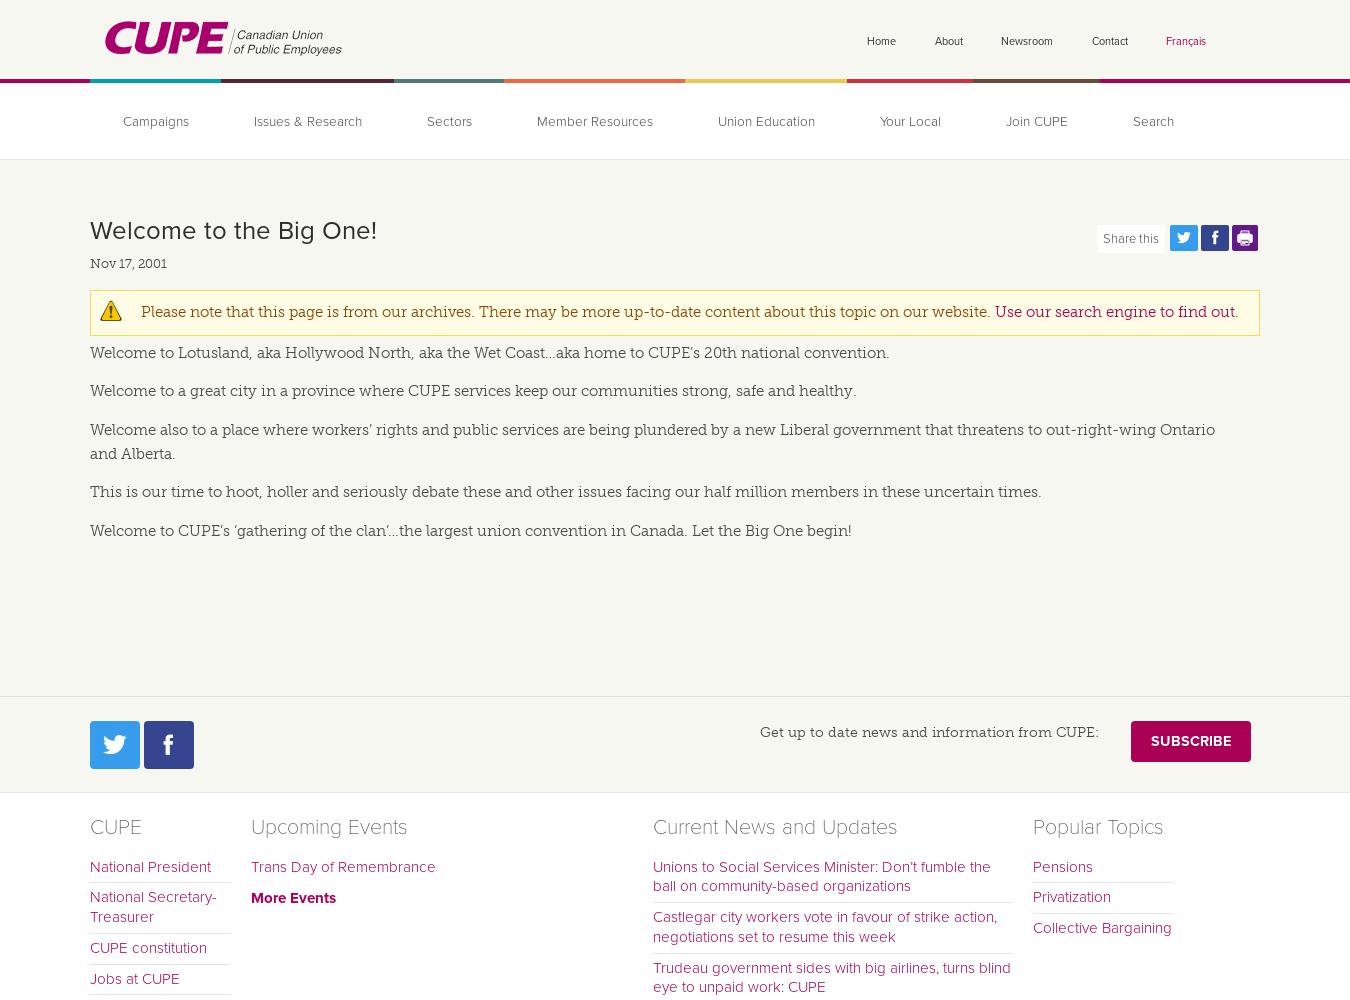 The width and height of the screenshot is (1350, 1000). Describe the element at coordinates (566, 491) in the screenshot. I see `'This is our time to hoot, holler and seriously debate these and other issues facing our half million members in these uncertain times.'` at that location.